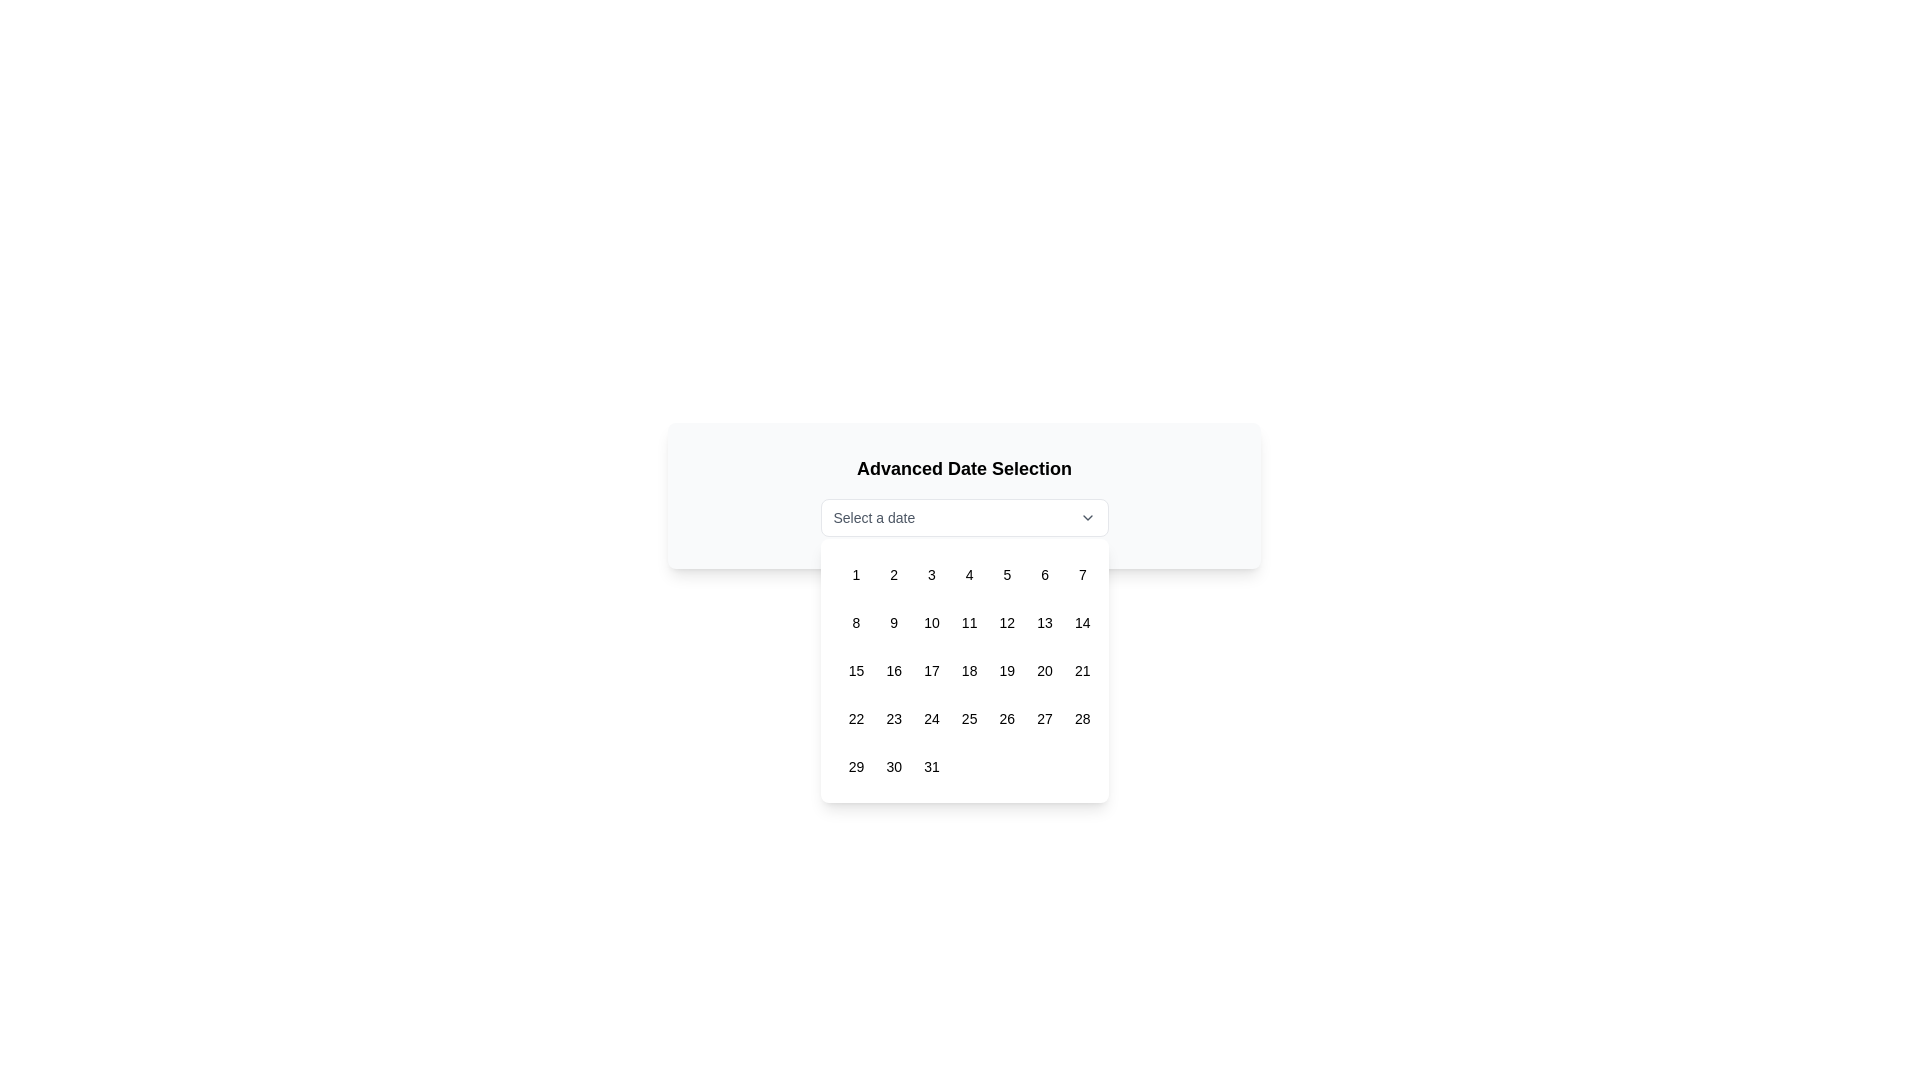 The image size is (1920, 1080). Describe the element at coordinates (874, 516) in the screenshot. I see `the text label displaying 'Select a date', which is located within the dropdown component under the heading 'Advanced Date Selection'` at that location.